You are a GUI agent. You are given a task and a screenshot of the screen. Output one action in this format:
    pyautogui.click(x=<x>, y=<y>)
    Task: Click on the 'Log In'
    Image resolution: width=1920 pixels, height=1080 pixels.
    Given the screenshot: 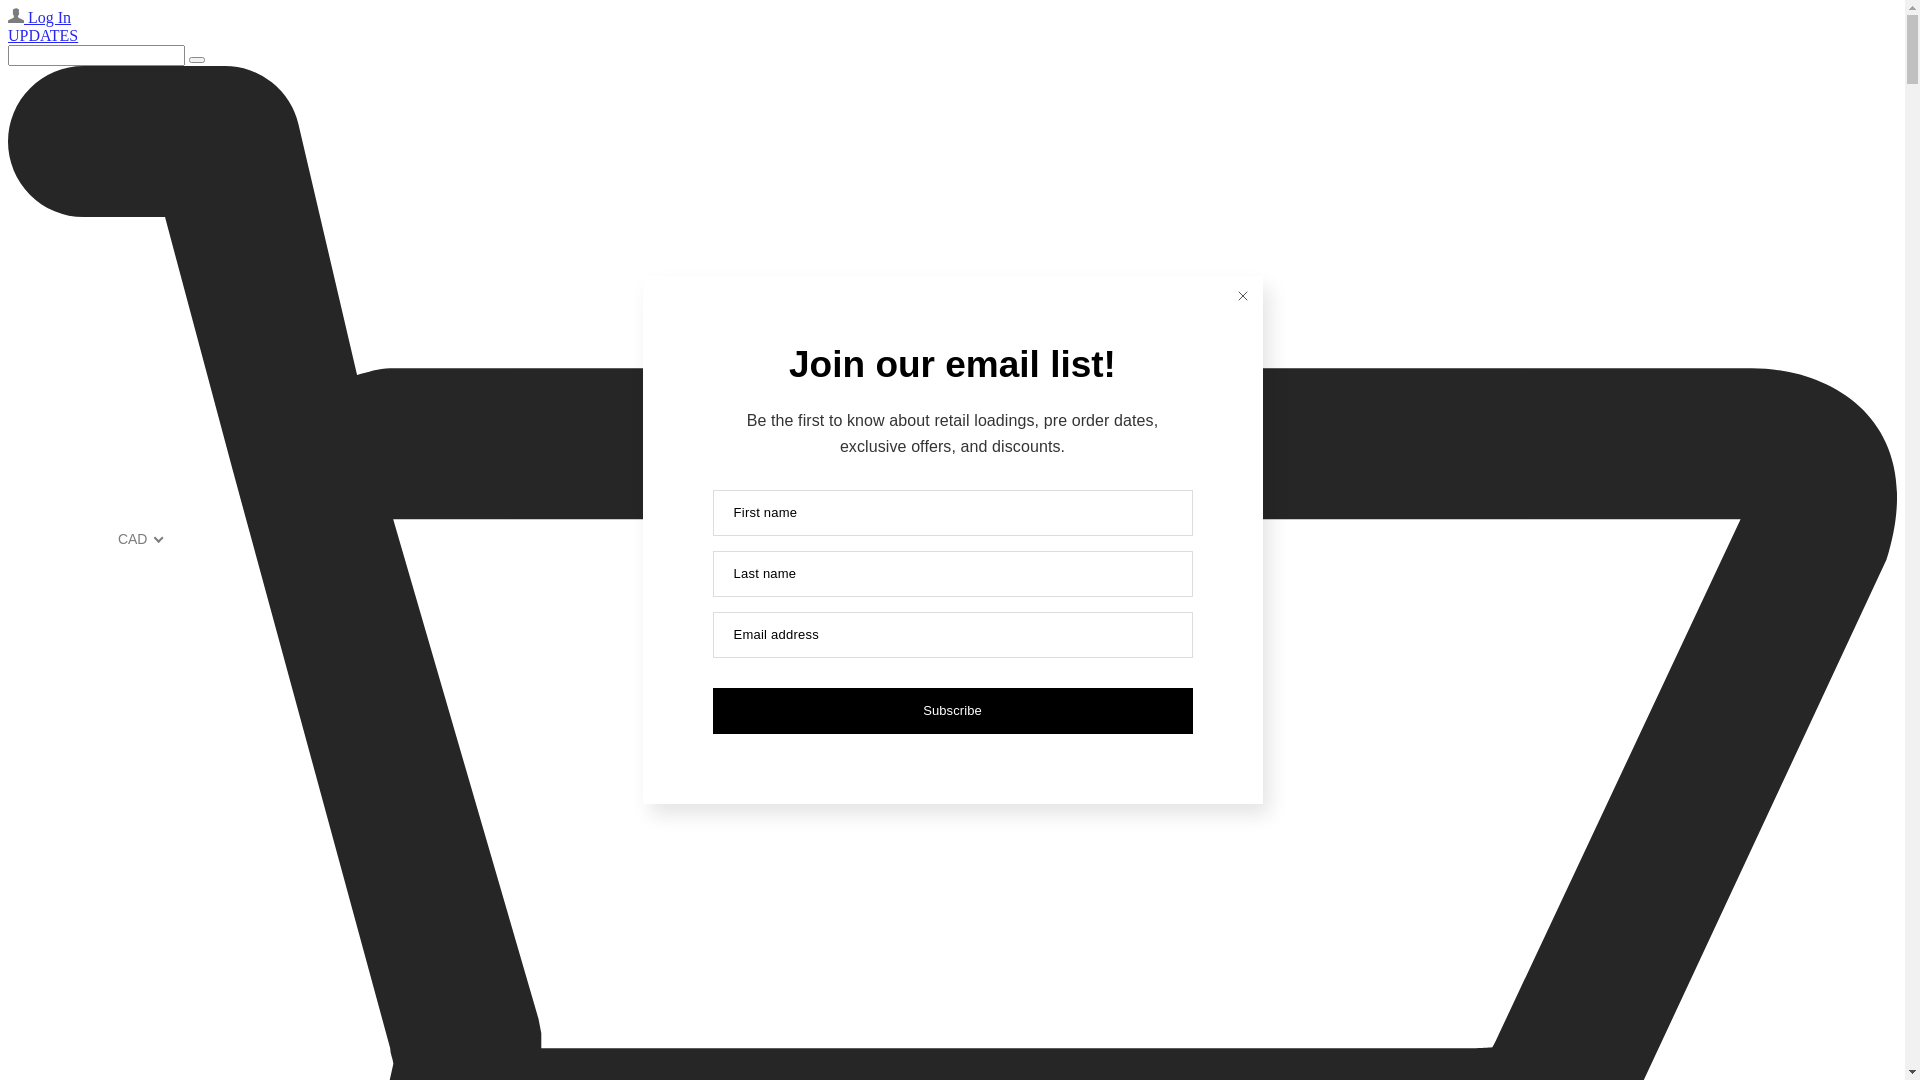 What is the action you would take?
    pyautogui.click(x=39, y=17)
    